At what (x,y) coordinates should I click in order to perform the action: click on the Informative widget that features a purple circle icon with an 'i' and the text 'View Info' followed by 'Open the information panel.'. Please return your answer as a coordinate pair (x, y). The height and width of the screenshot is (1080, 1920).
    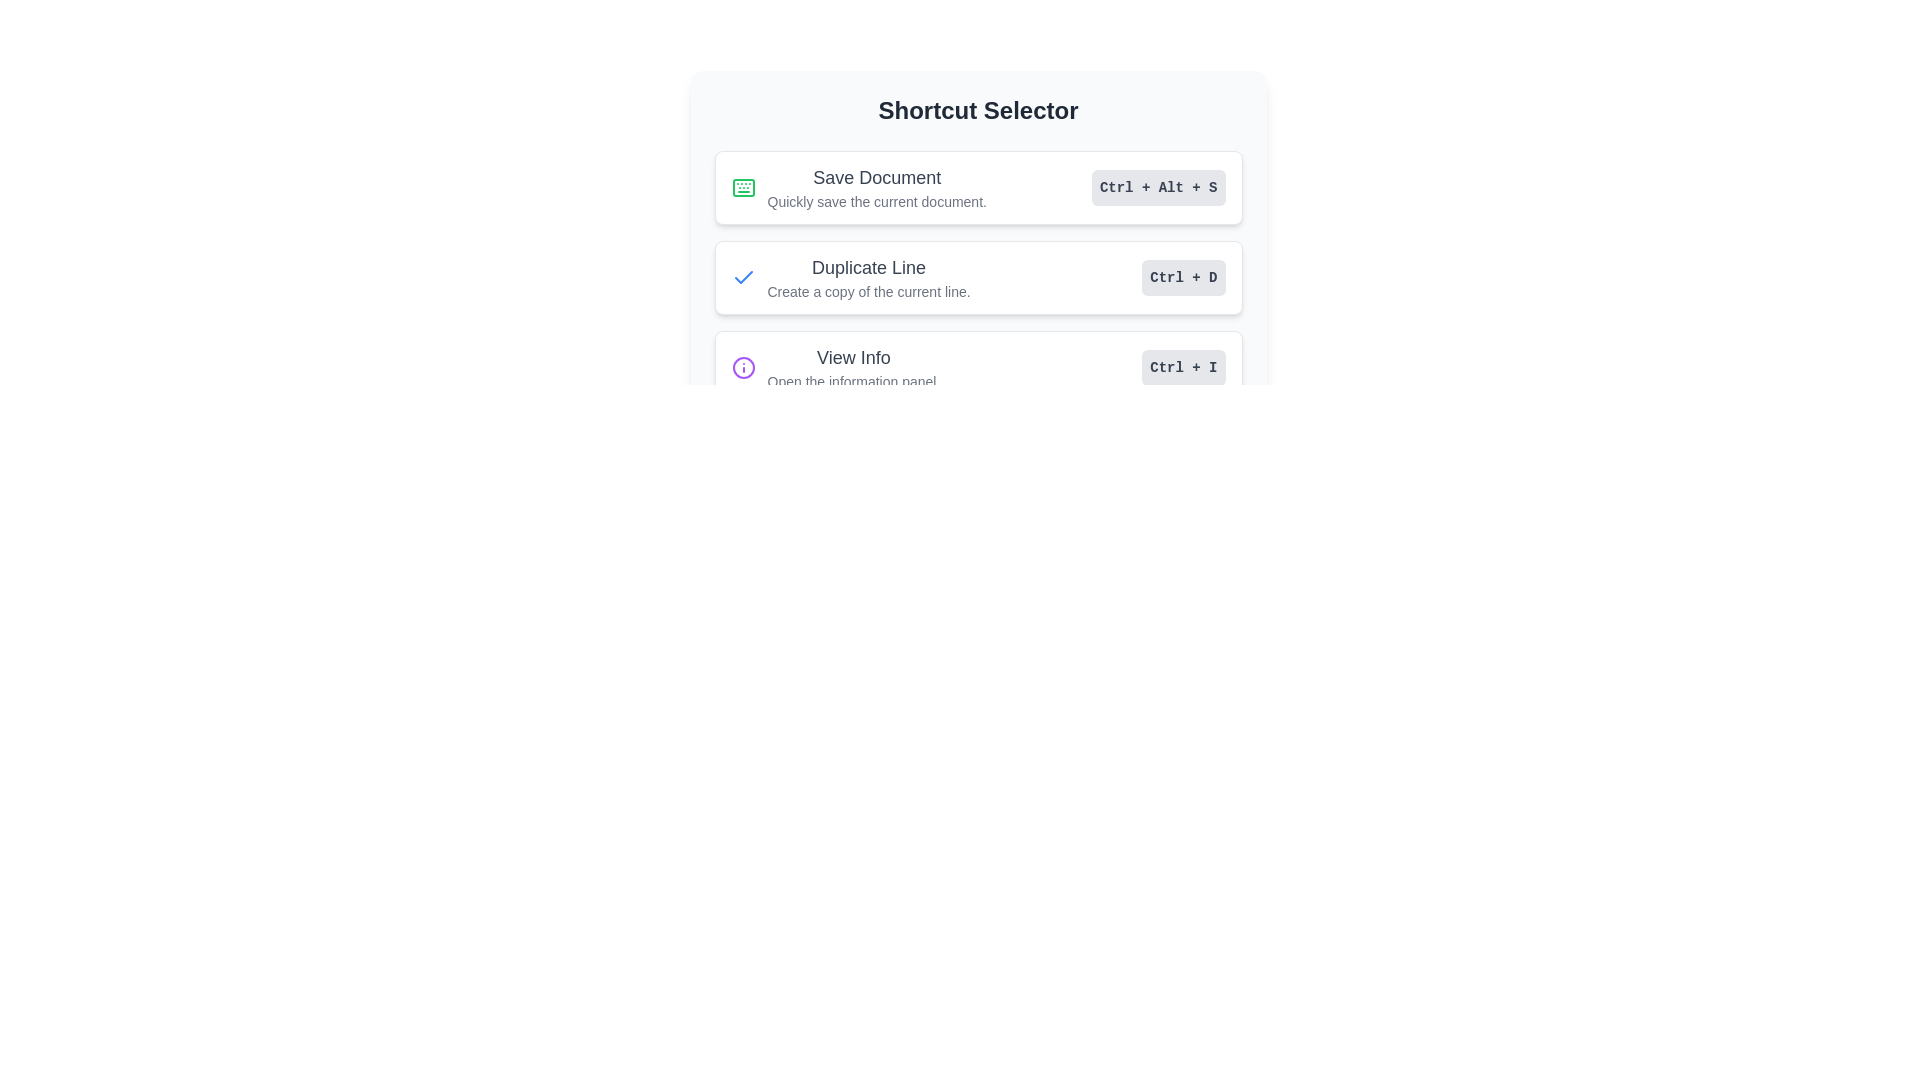
    Looking at the image, I should click on (835, 367).